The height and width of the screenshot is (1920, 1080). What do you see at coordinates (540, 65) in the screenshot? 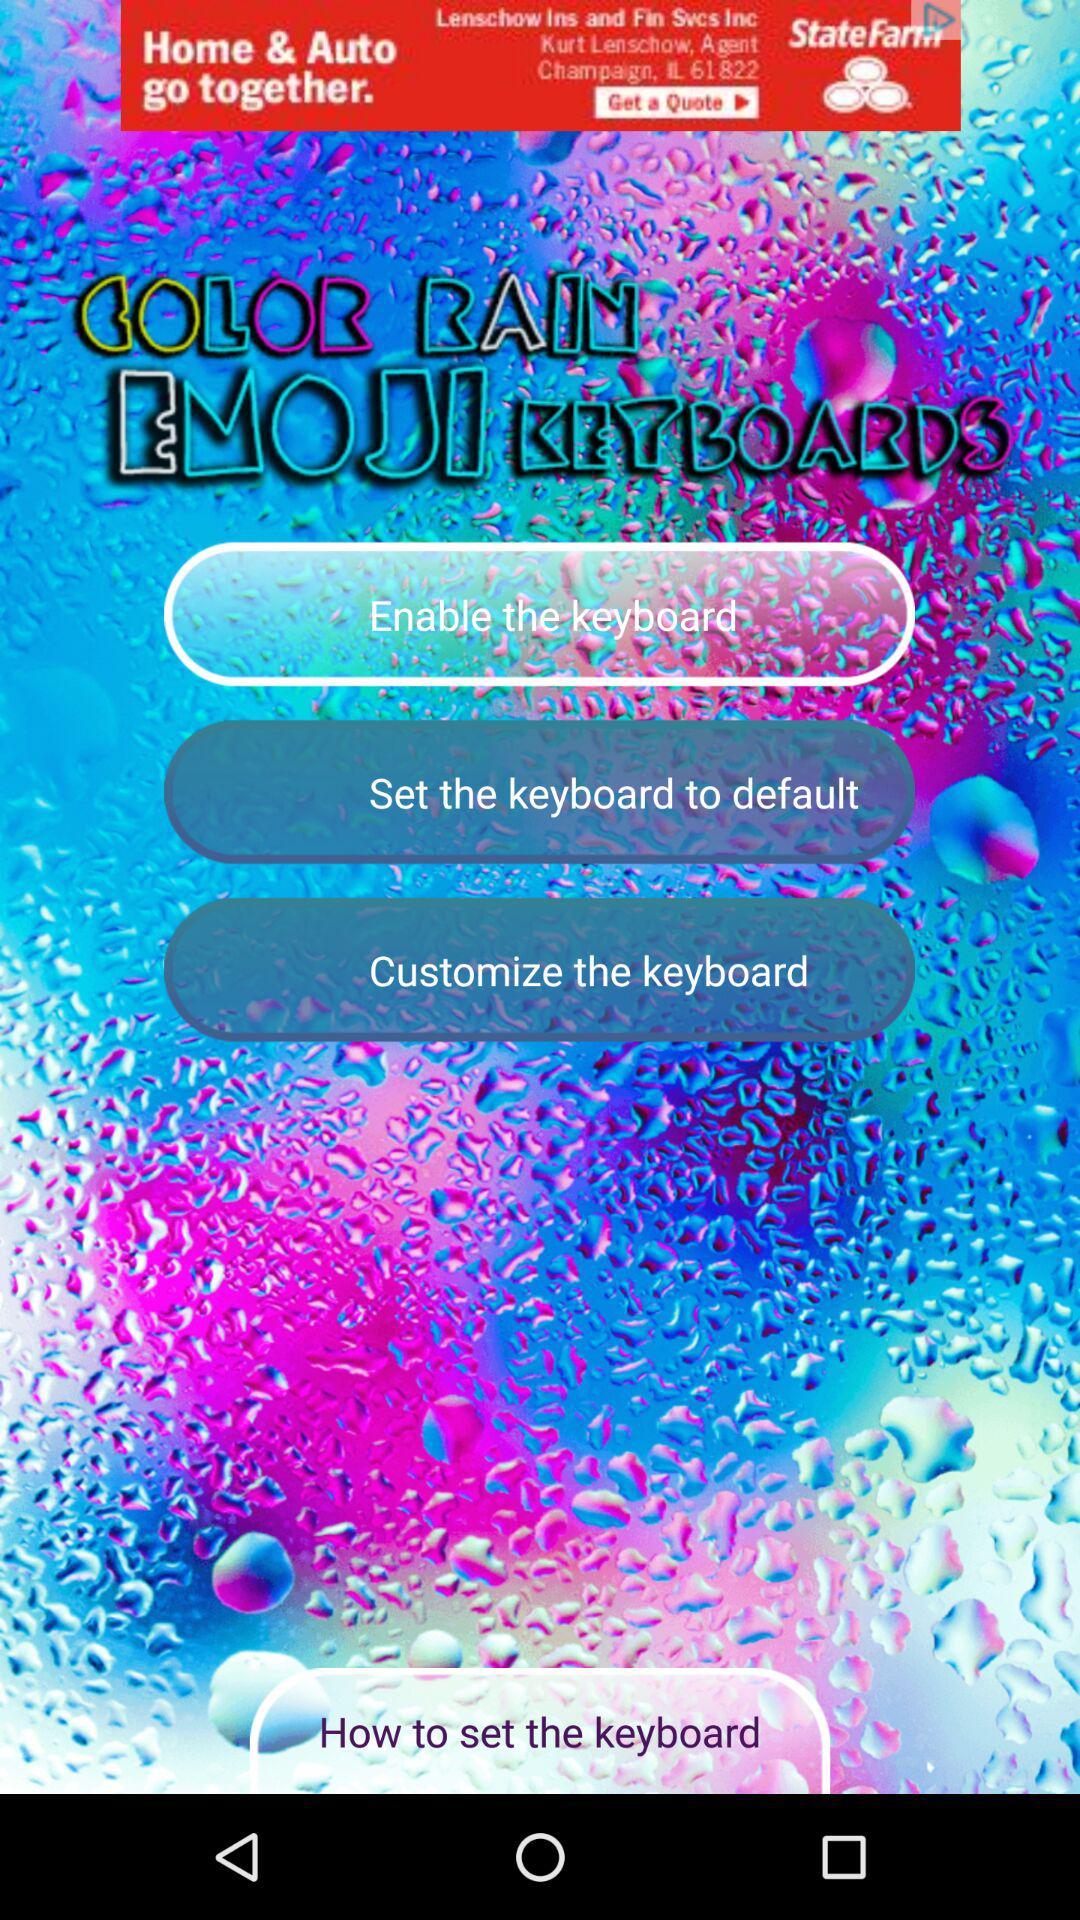
I see `advertisement` at bounding box center [540, 65].